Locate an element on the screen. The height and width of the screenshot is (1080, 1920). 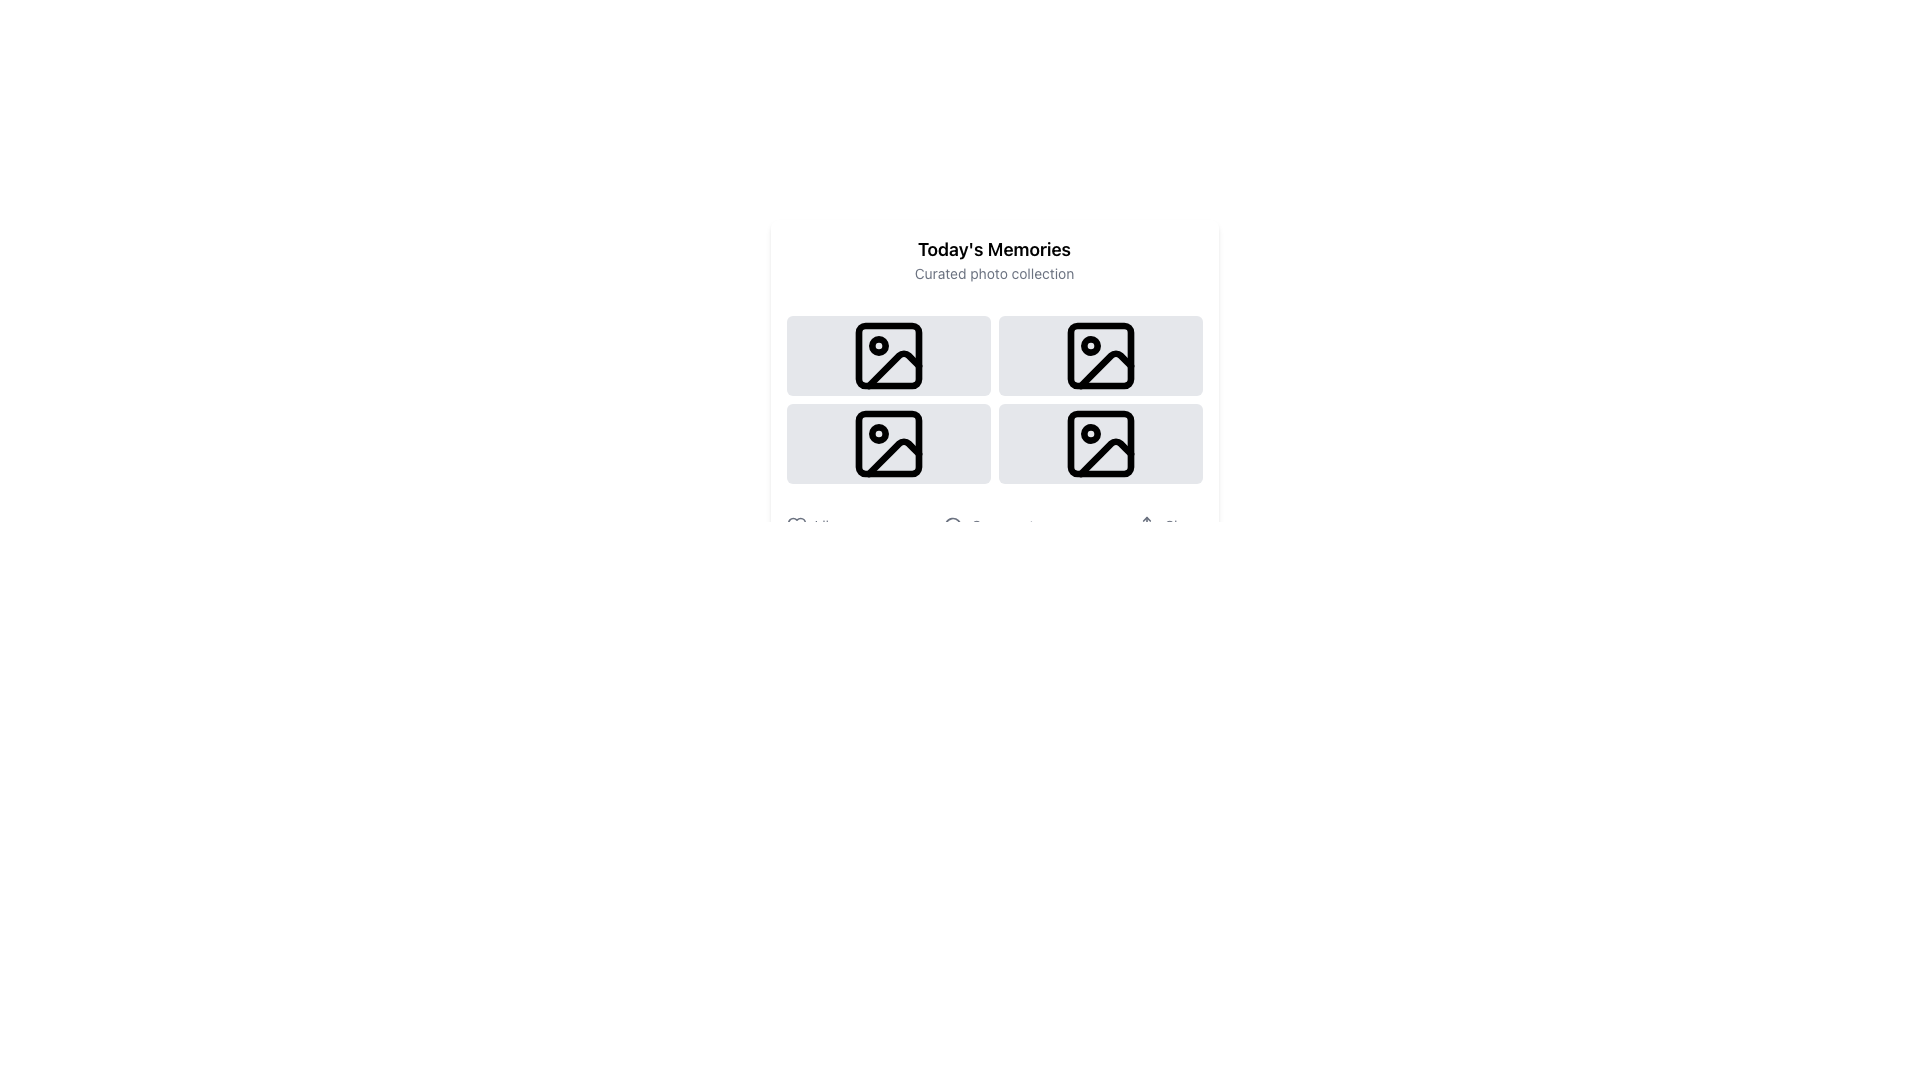
the 'share' SVG icon, which features a rectangular base and an upward-pointing arrow, located in the lower-right area of the context, to the left of the text labeled 'Share' is located at coordinates (1147, 524).